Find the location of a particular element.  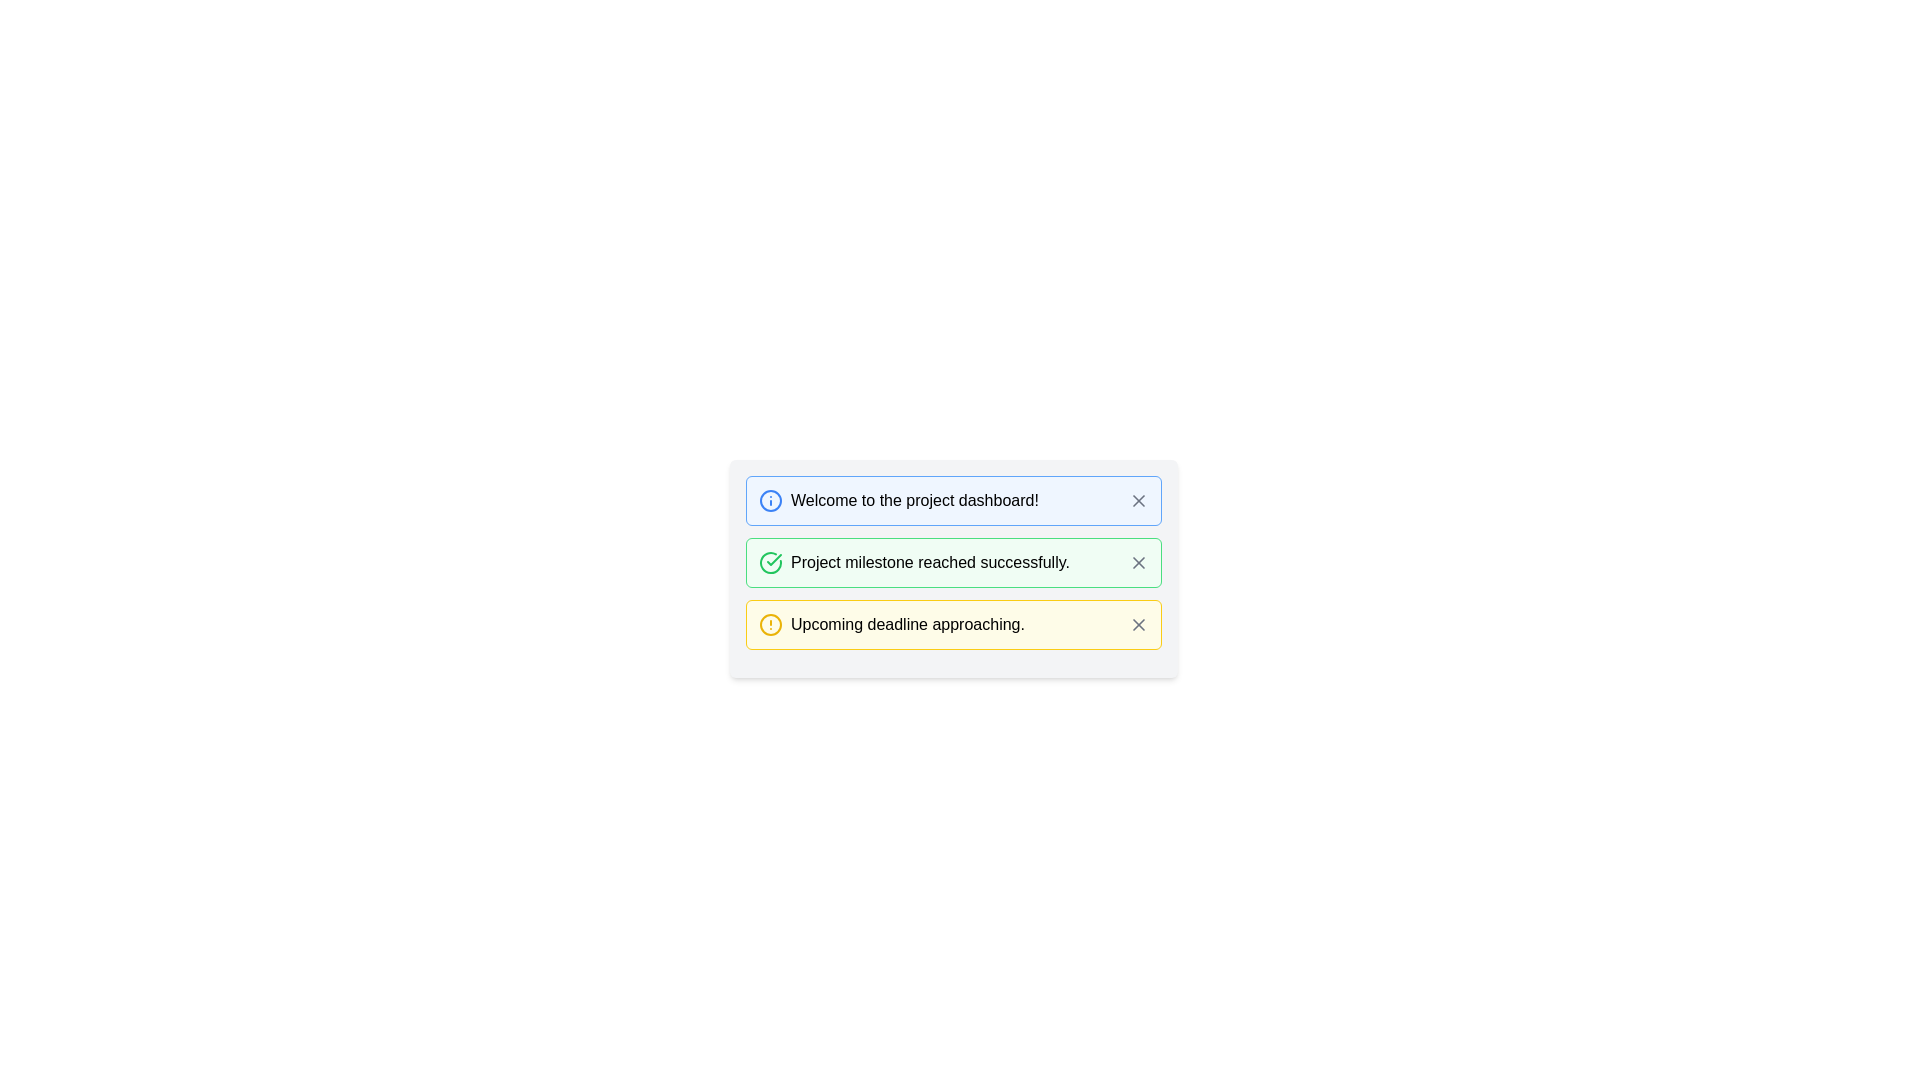

the success icon that indicates the status of the message 'Project milestone reached successfully.' is located at coordinates (770, 563).